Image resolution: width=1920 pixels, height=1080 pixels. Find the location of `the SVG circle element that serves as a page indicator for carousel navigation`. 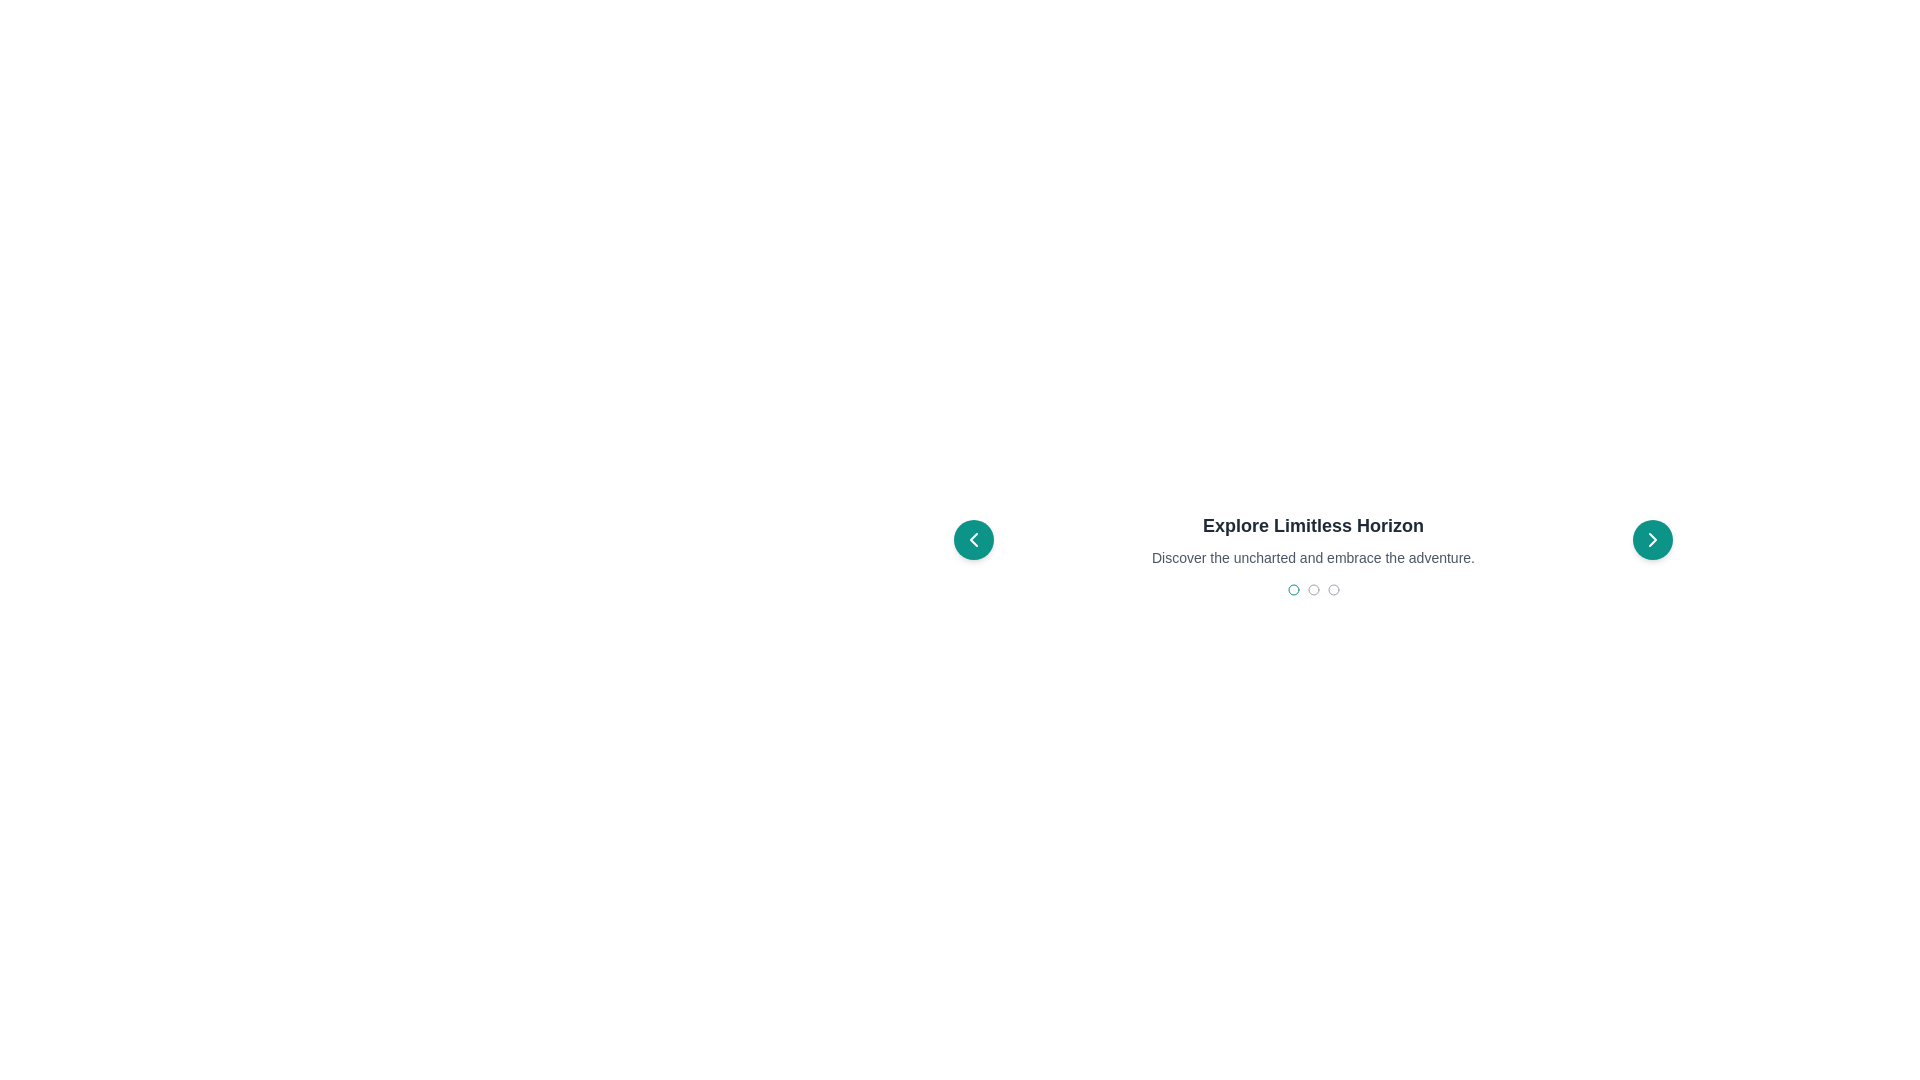

the SVG circle element that serves as a page indicator for carousel navigation is located at coordinates (1313, 589).